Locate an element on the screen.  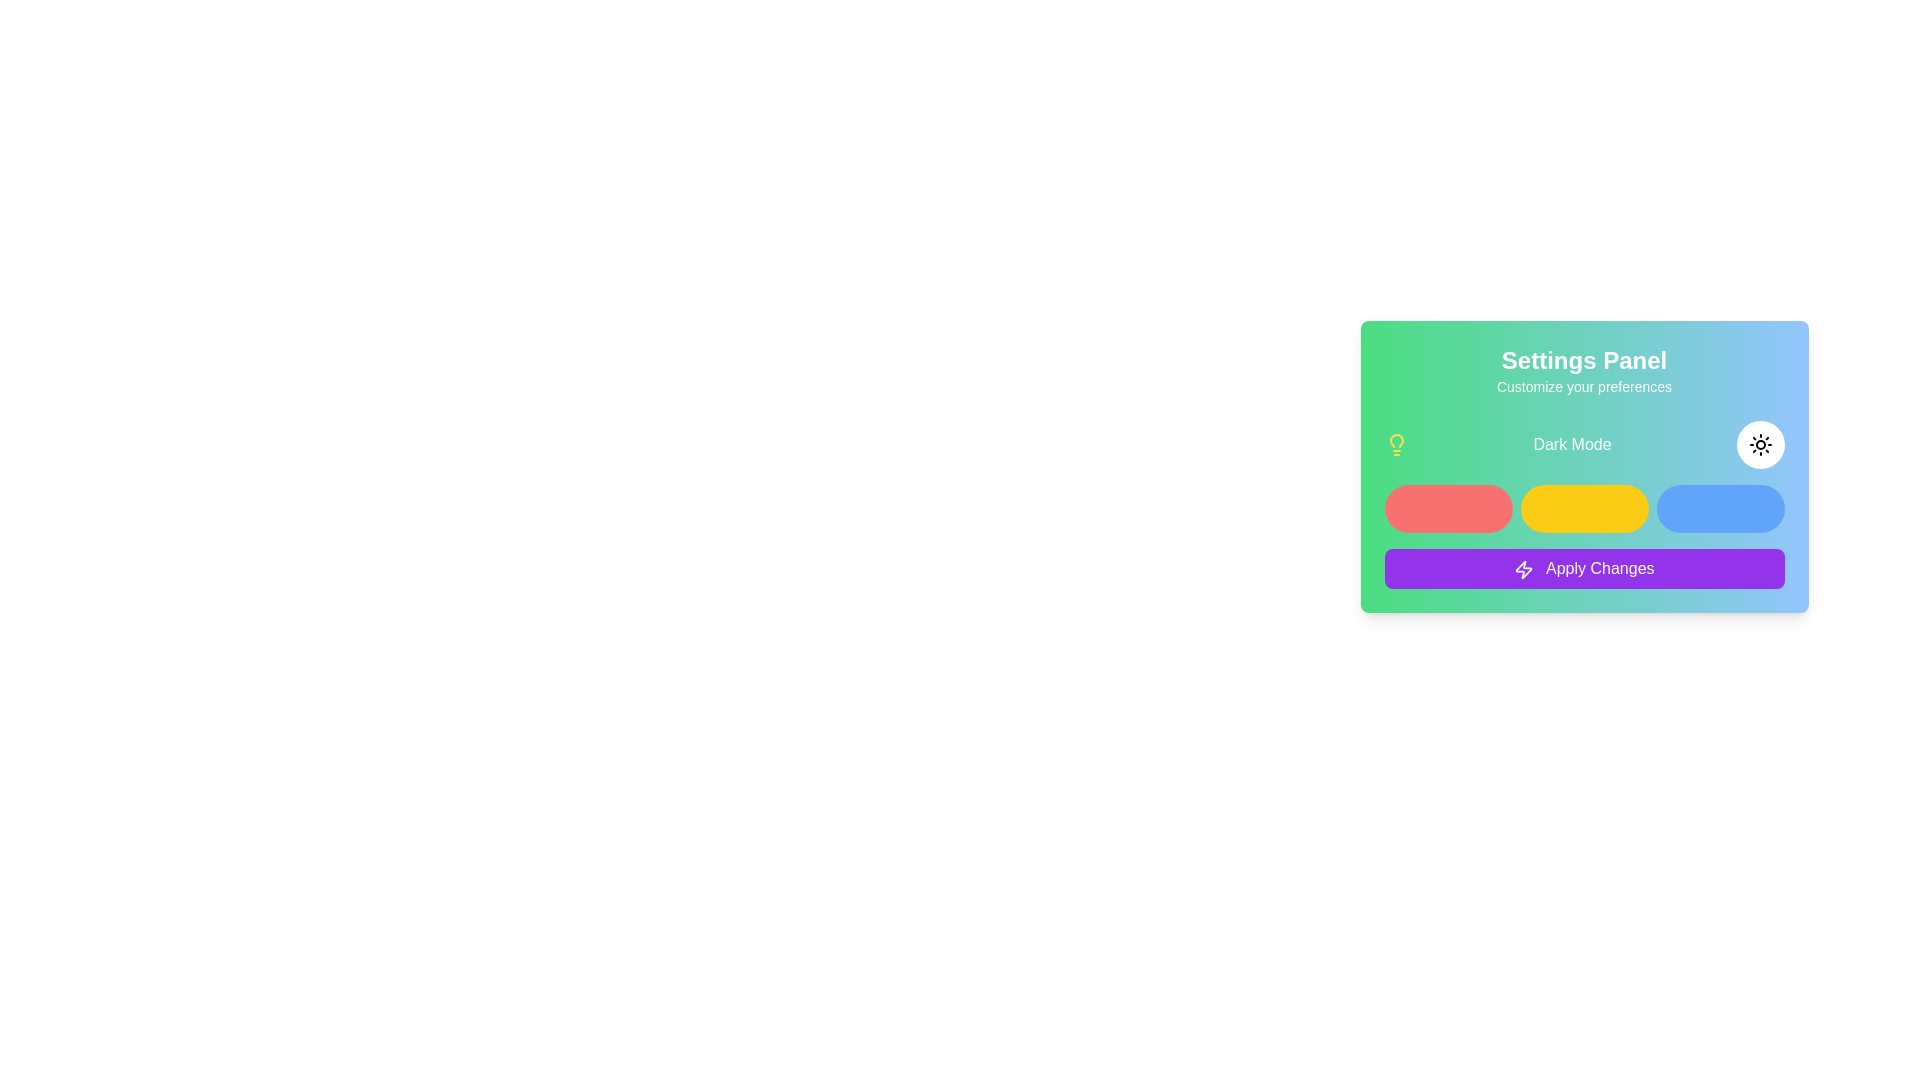
the second button in the settings panel, located between a red button on the left and a blue button on the right is located at coordinates (1583, 508).